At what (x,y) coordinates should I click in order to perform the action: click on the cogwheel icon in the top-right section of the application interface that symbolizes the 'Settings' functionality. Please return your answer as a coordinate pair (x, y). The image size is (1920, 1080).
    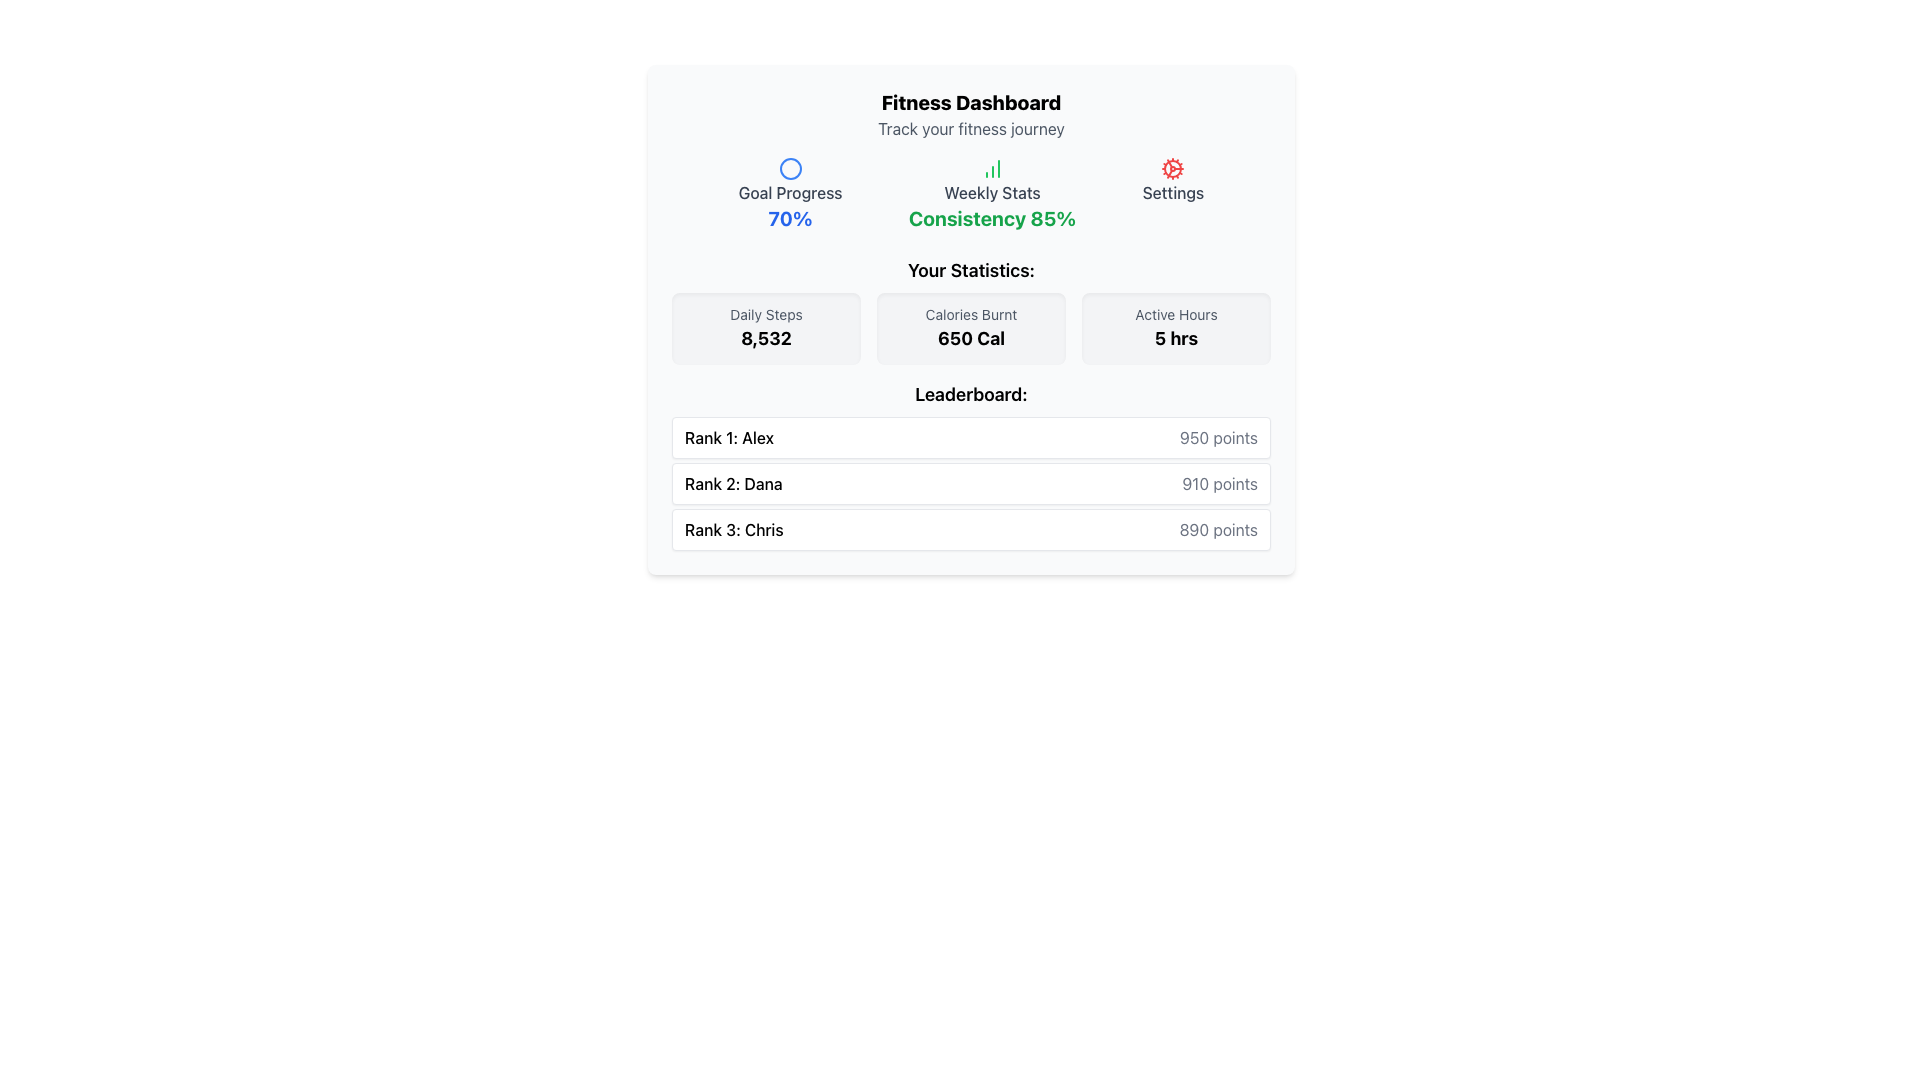
    Looking at the image, I should click on (1173, 168).